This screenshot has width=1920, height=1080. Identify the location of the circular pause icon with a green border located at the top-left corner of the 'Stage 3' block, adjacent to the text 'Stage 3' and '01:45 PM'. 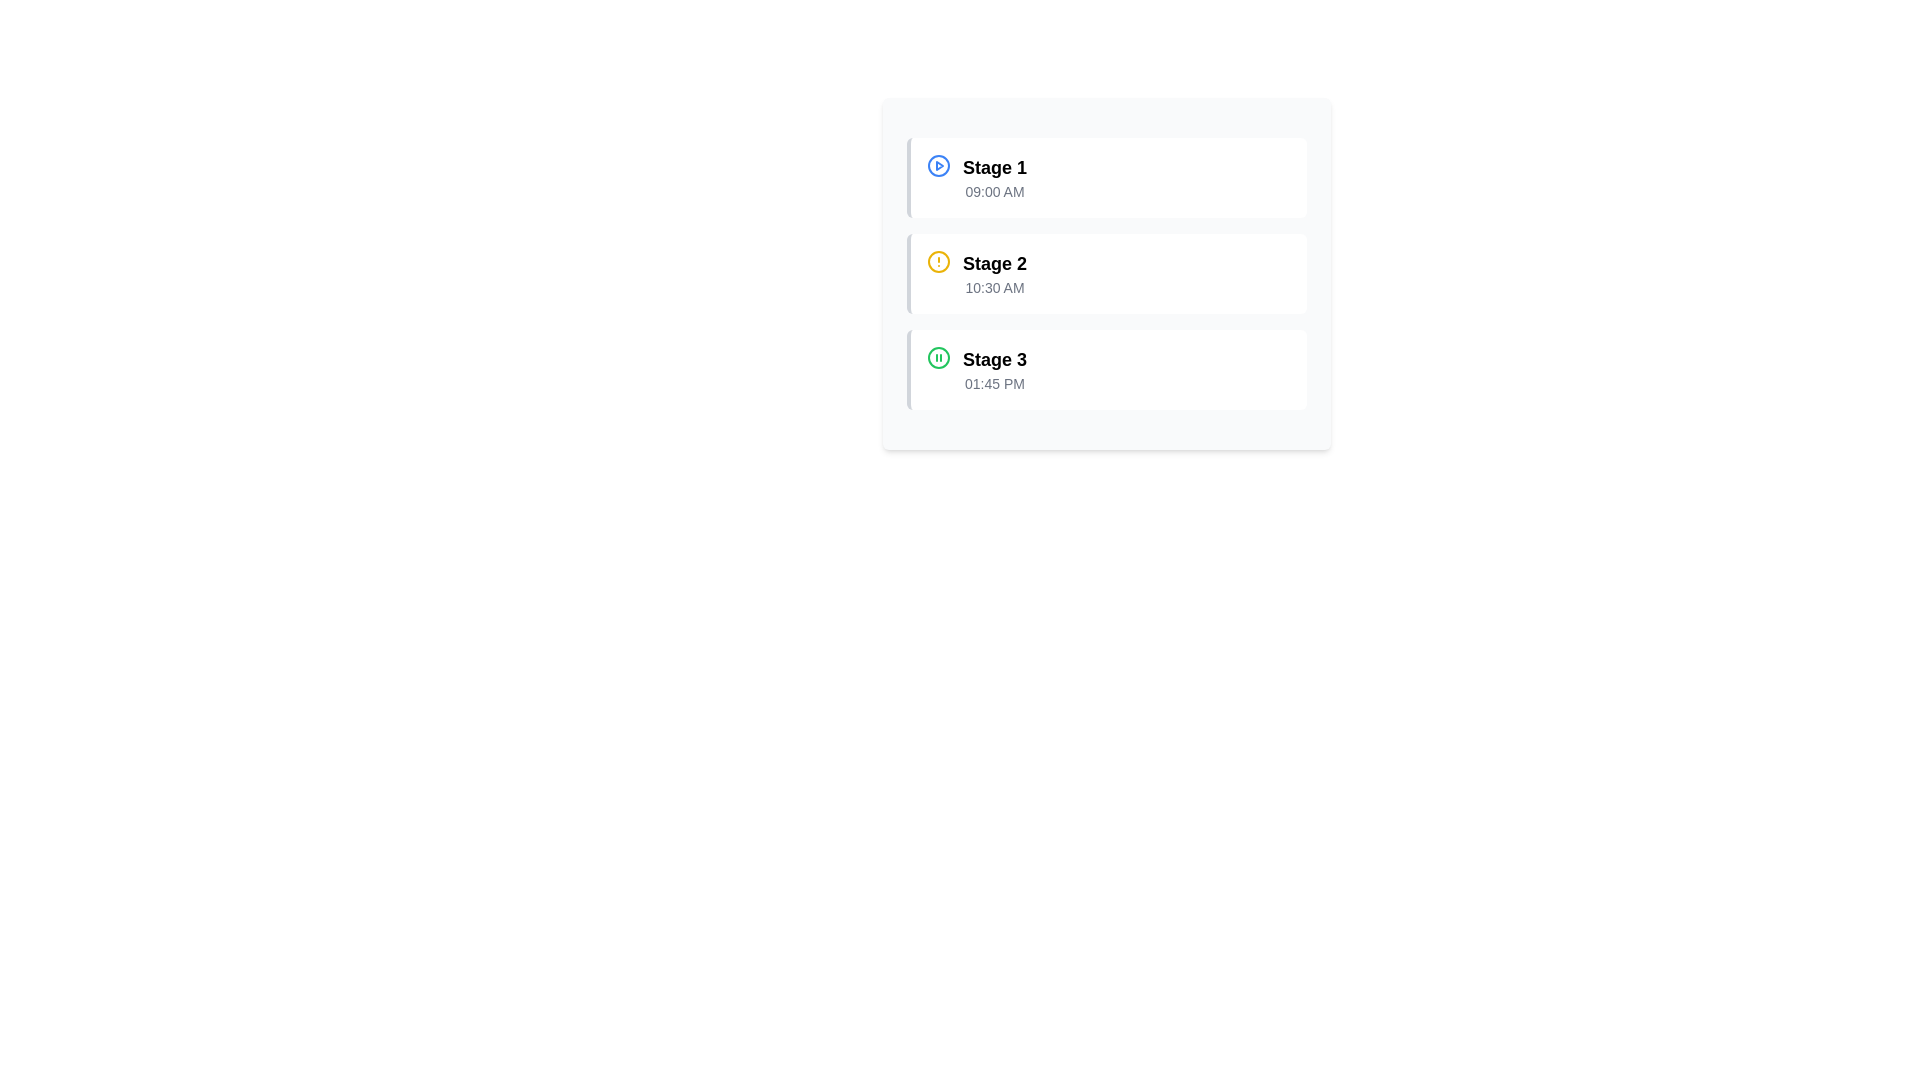
(938, 357).